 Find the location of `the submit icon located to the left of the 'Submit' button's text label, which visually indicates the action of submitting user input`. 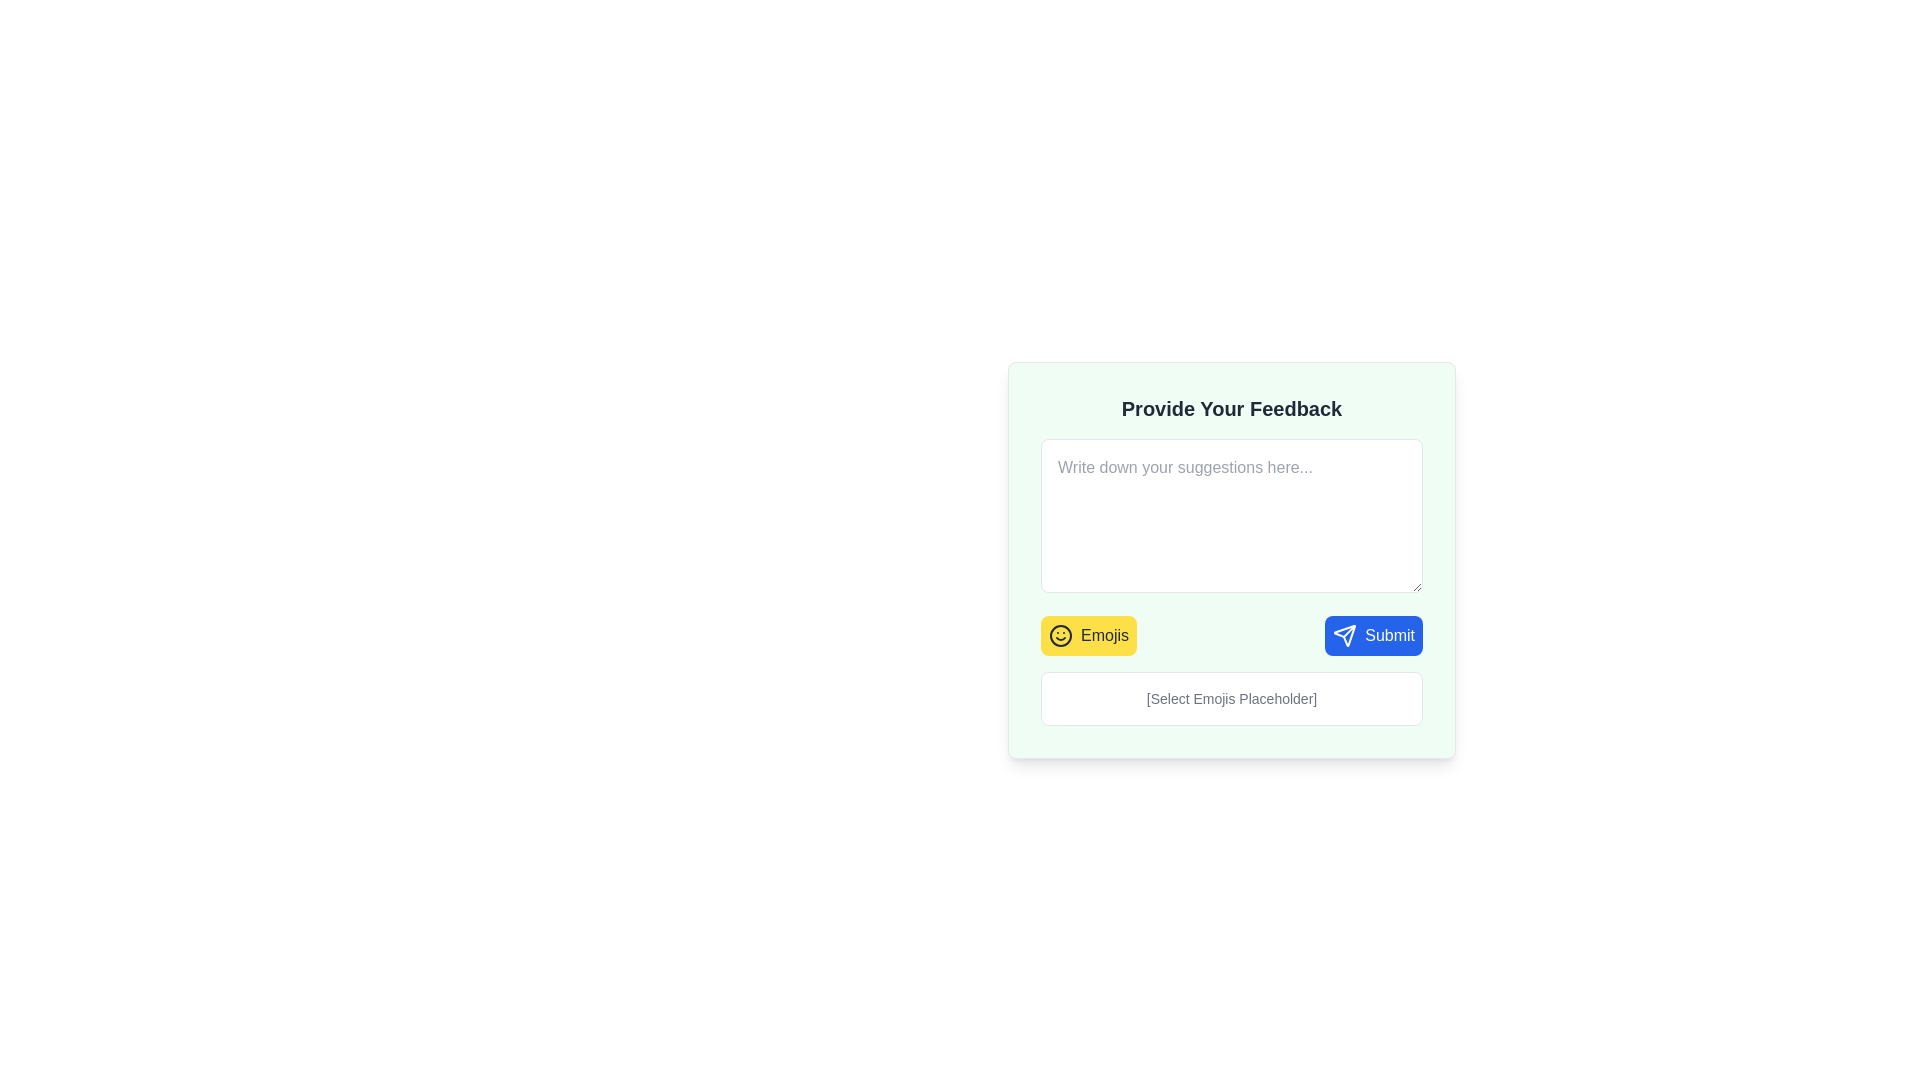

the submit icon located to the left of the 'Submit' button's text label, which visually indicates the action of submitting user input is located at coordinates (1345, 636).